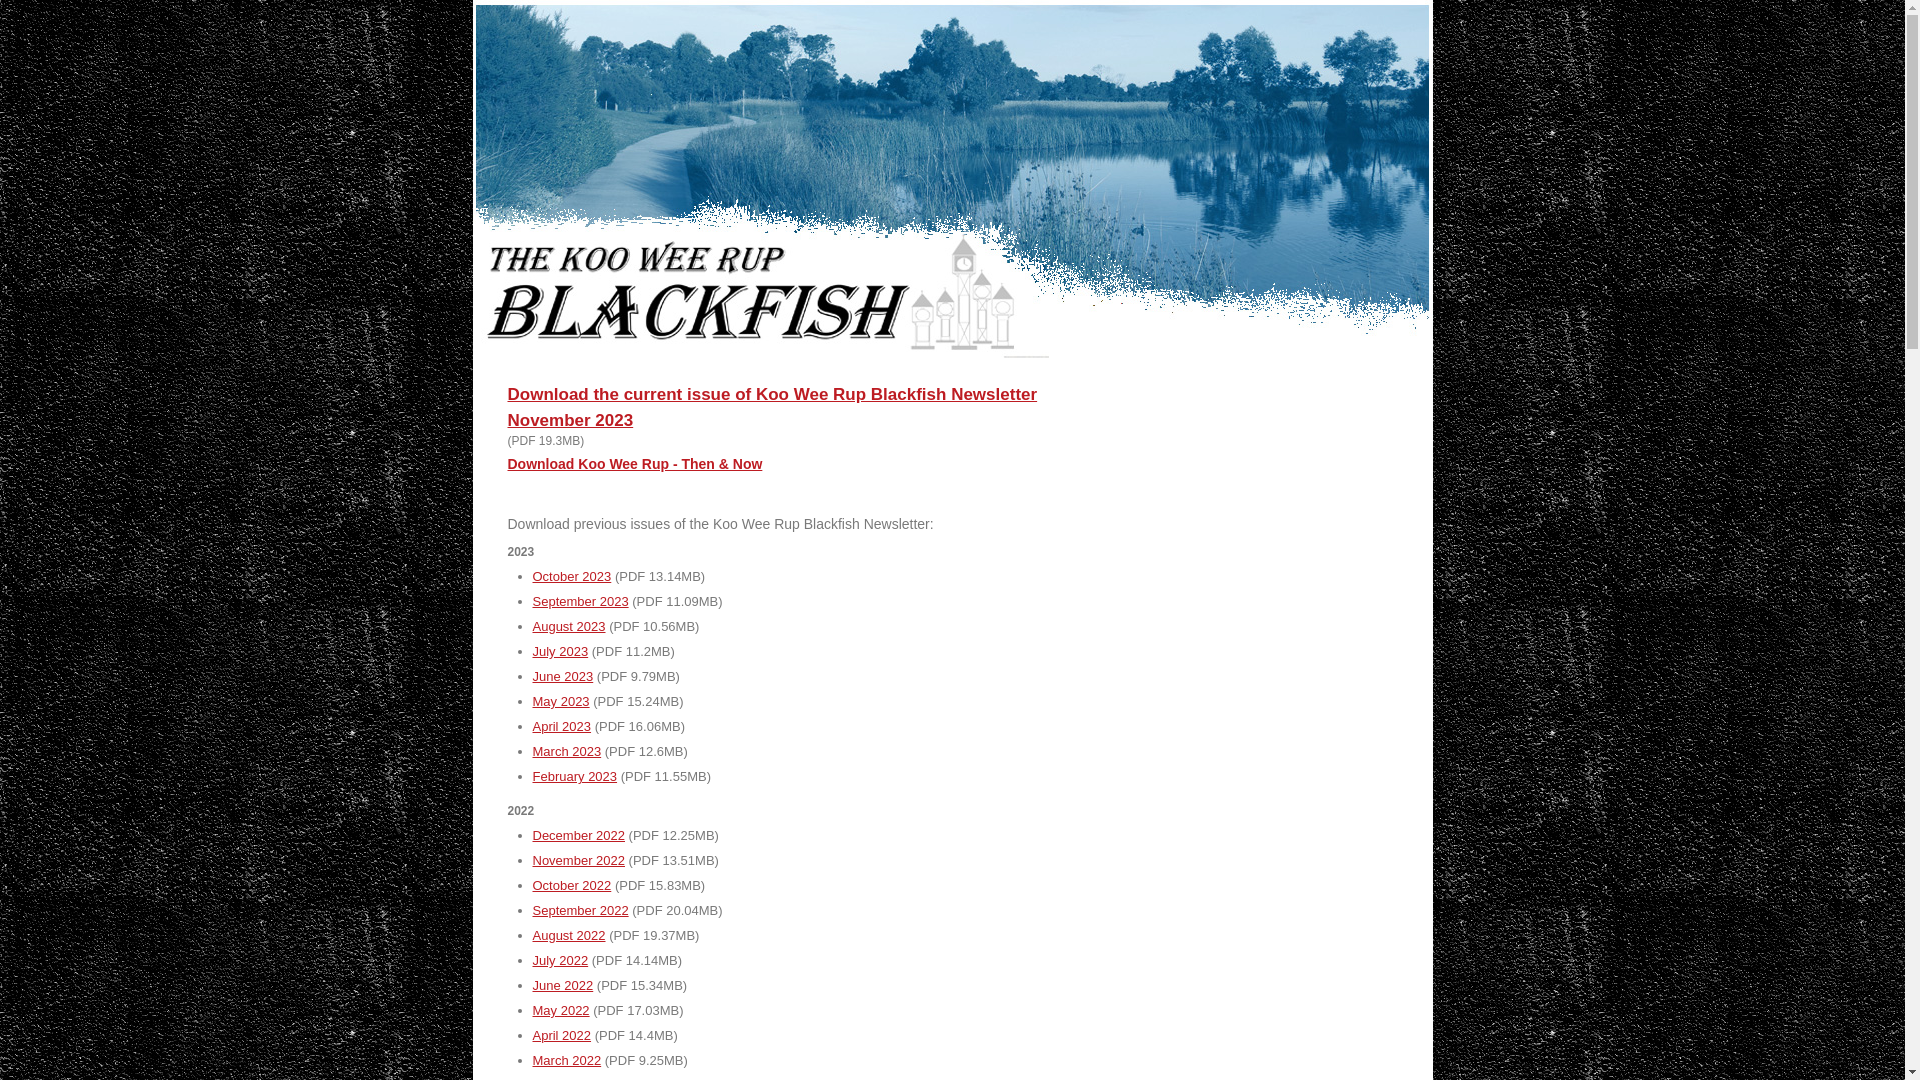 The image size is (1920, 1080). I want to click on 'November 2023', so click(508, 419).